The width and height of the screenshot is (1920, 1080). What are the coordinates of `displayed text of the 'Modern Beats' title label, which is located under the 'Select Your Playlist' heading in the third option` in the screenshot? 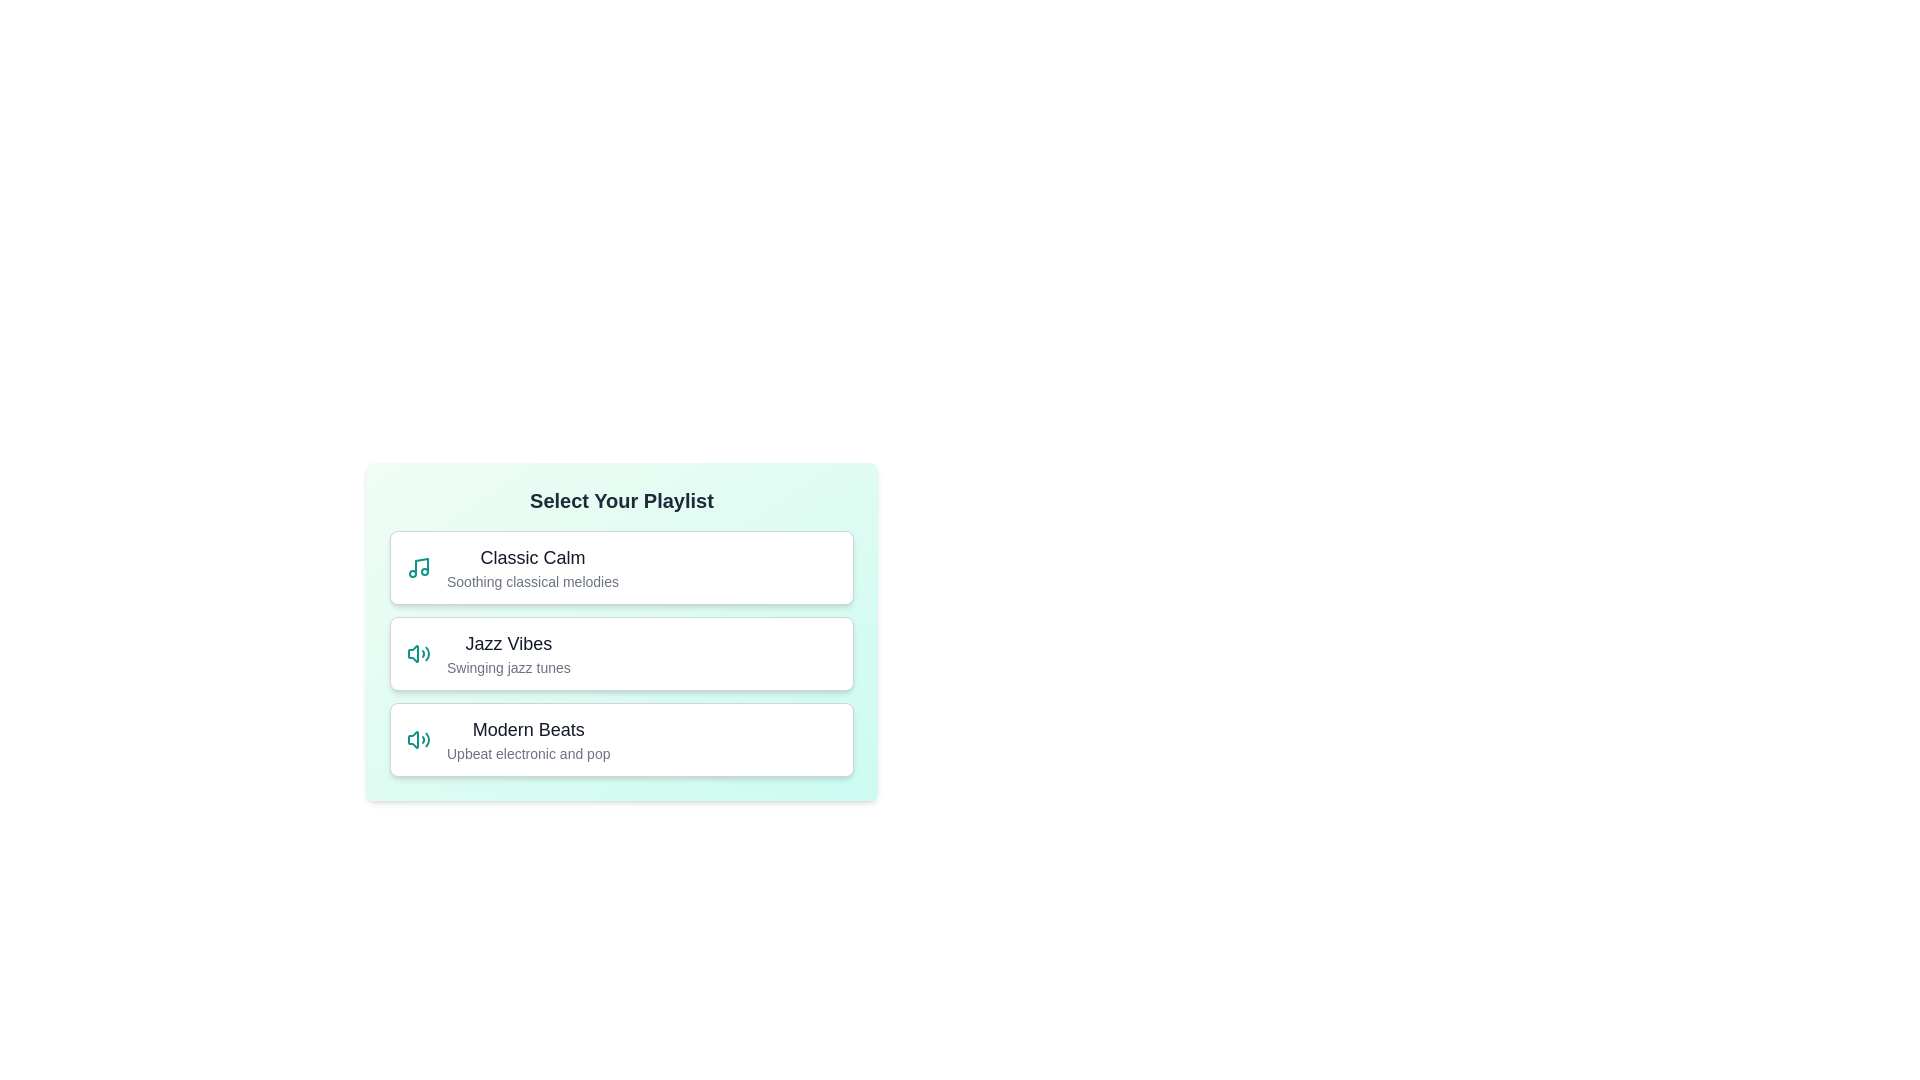 It's located at (528, 729).